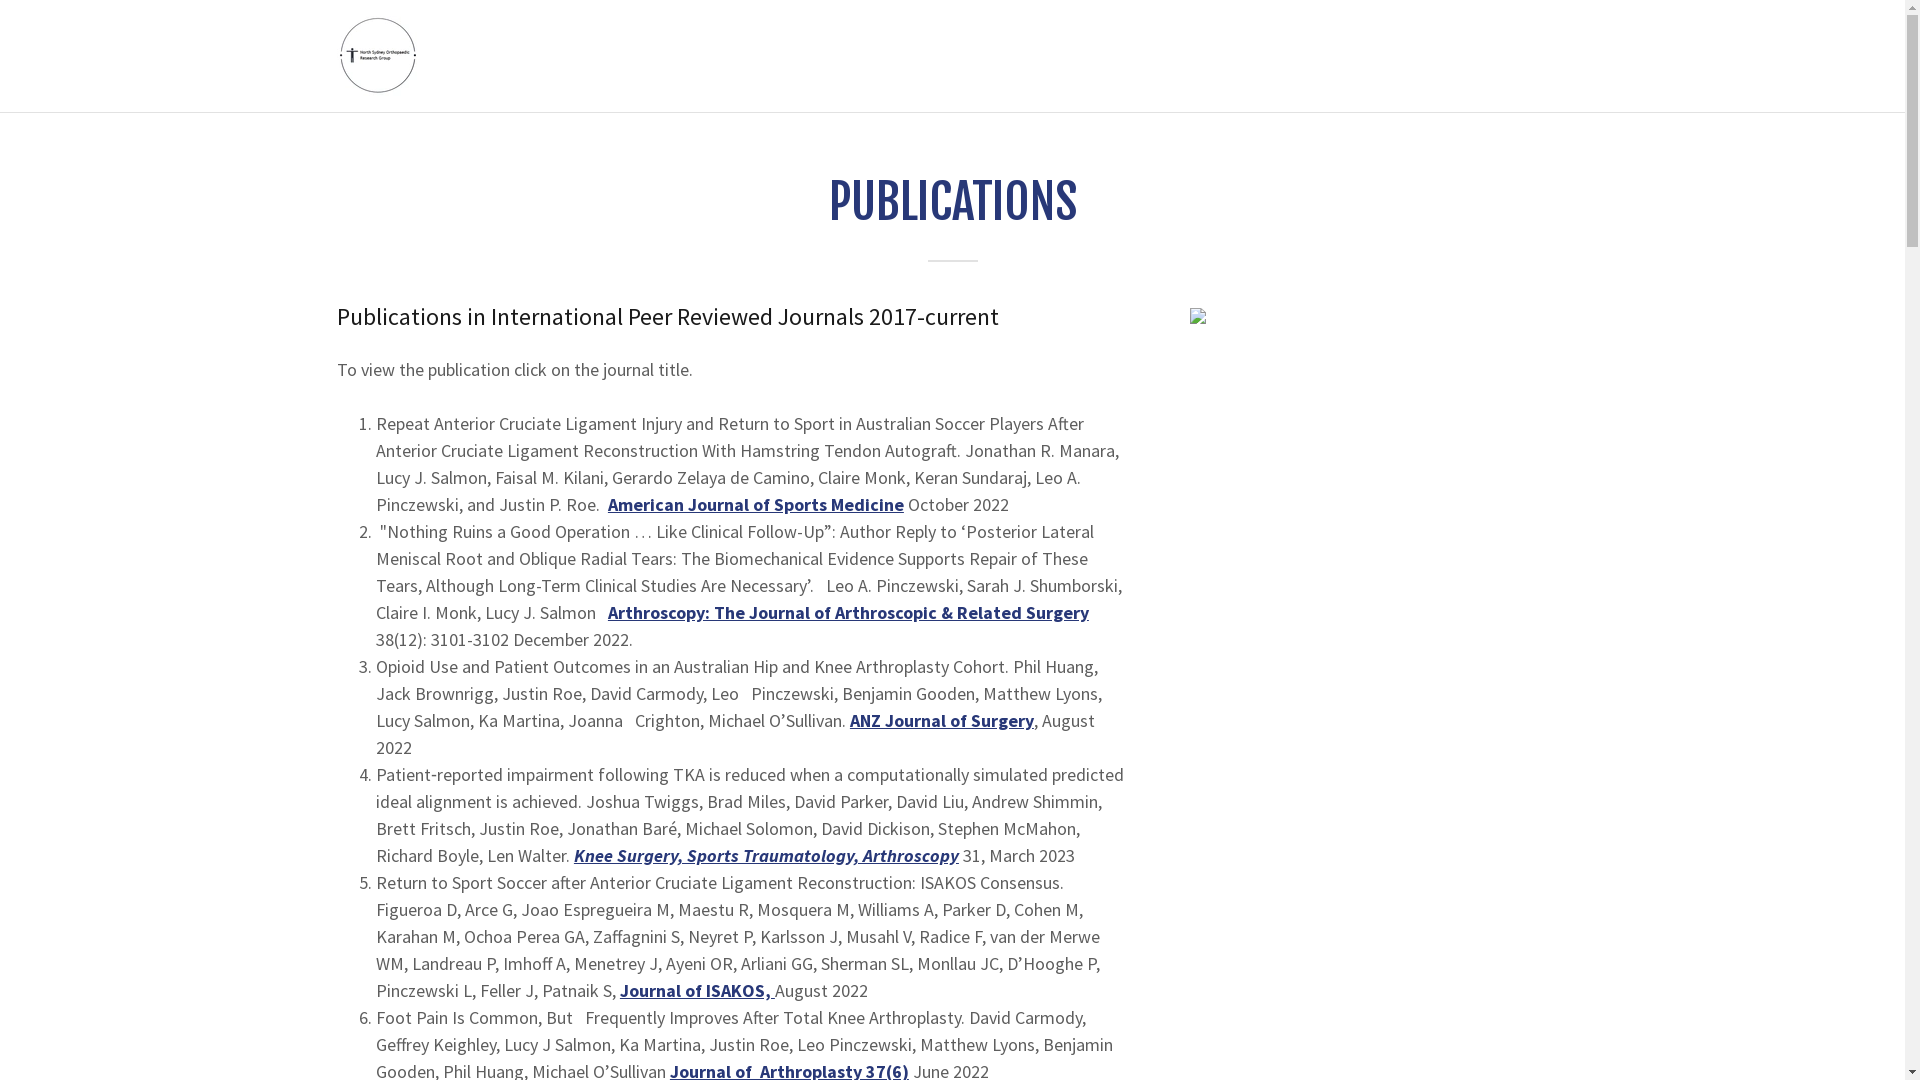  I want to click on 'Journal of ISAKOS,', so click(697, 990).